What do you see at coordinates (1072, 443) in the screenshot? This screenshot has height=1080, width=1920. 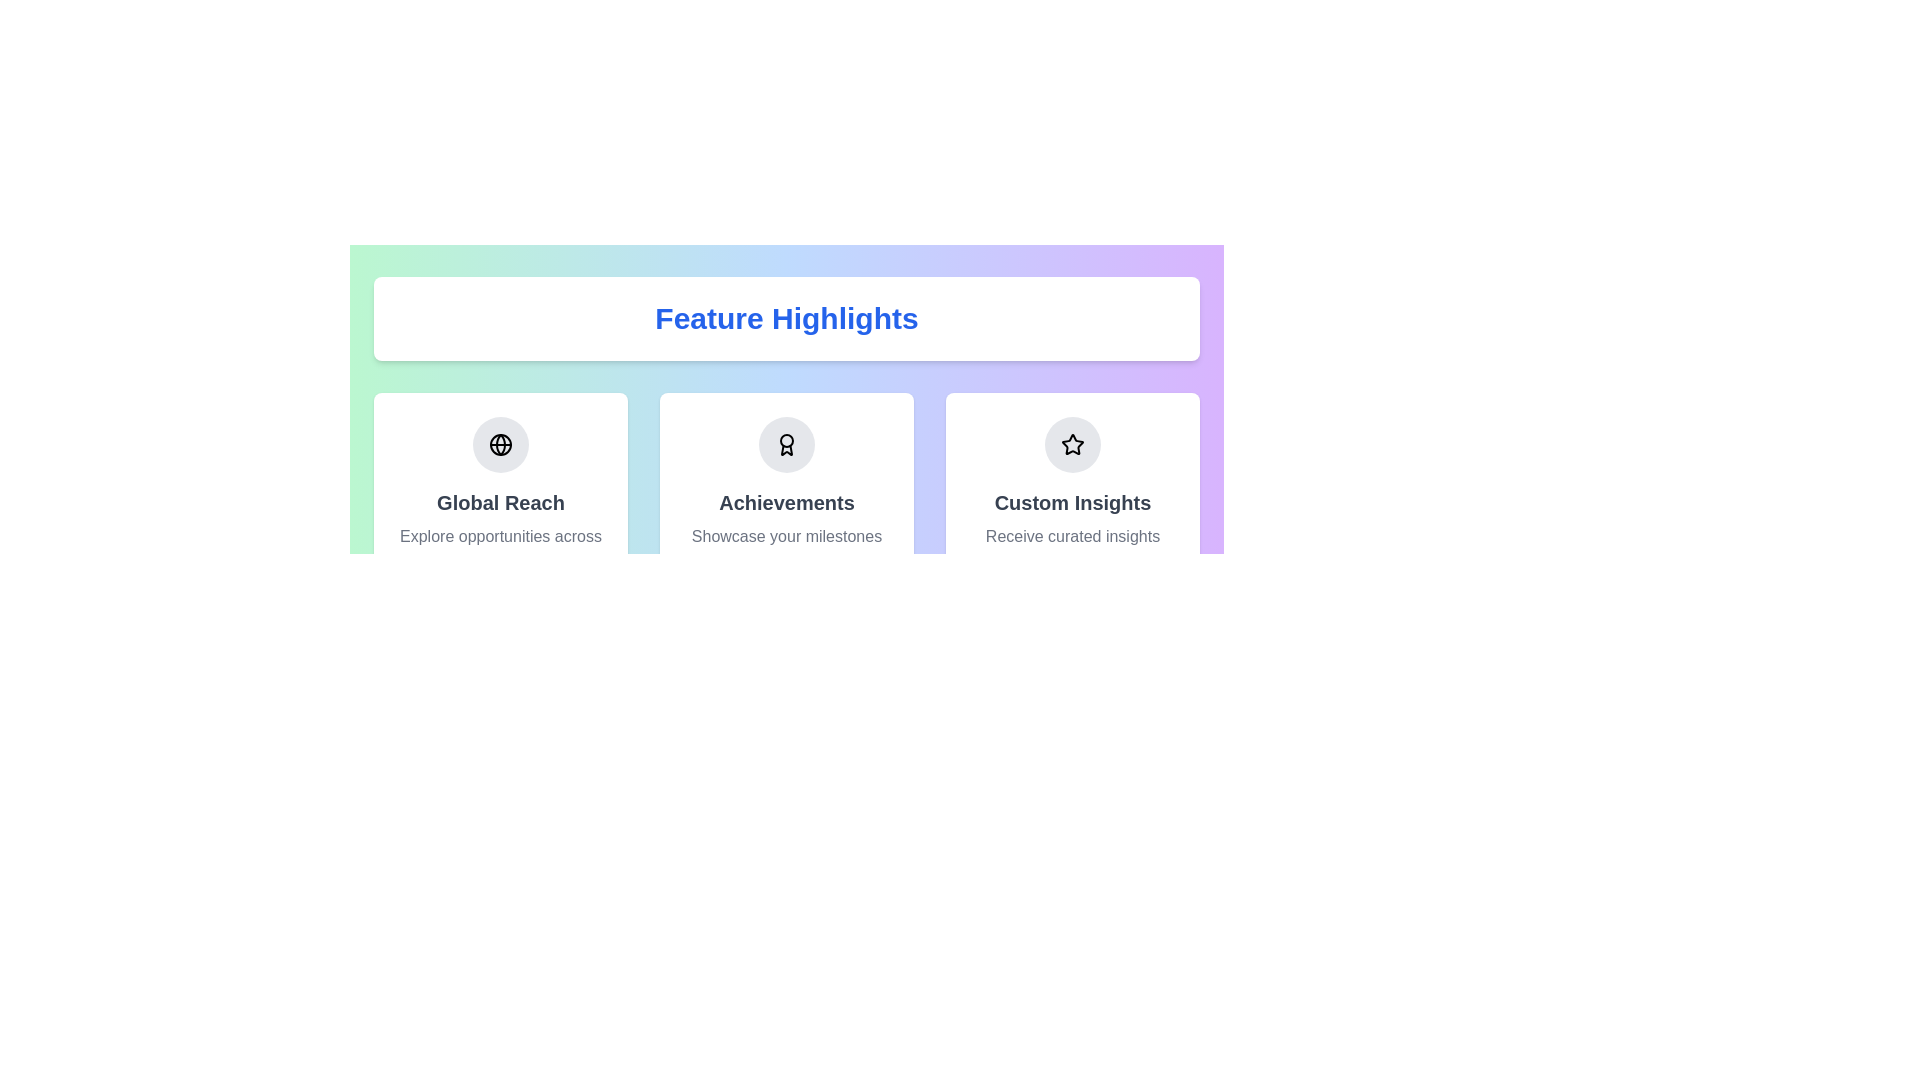 I see `the outlined star icon located near the top-right of the interface, adjacent to the 'Custom Insights' section, if it provides interactive functionality` at bounding box center [1072, 443].